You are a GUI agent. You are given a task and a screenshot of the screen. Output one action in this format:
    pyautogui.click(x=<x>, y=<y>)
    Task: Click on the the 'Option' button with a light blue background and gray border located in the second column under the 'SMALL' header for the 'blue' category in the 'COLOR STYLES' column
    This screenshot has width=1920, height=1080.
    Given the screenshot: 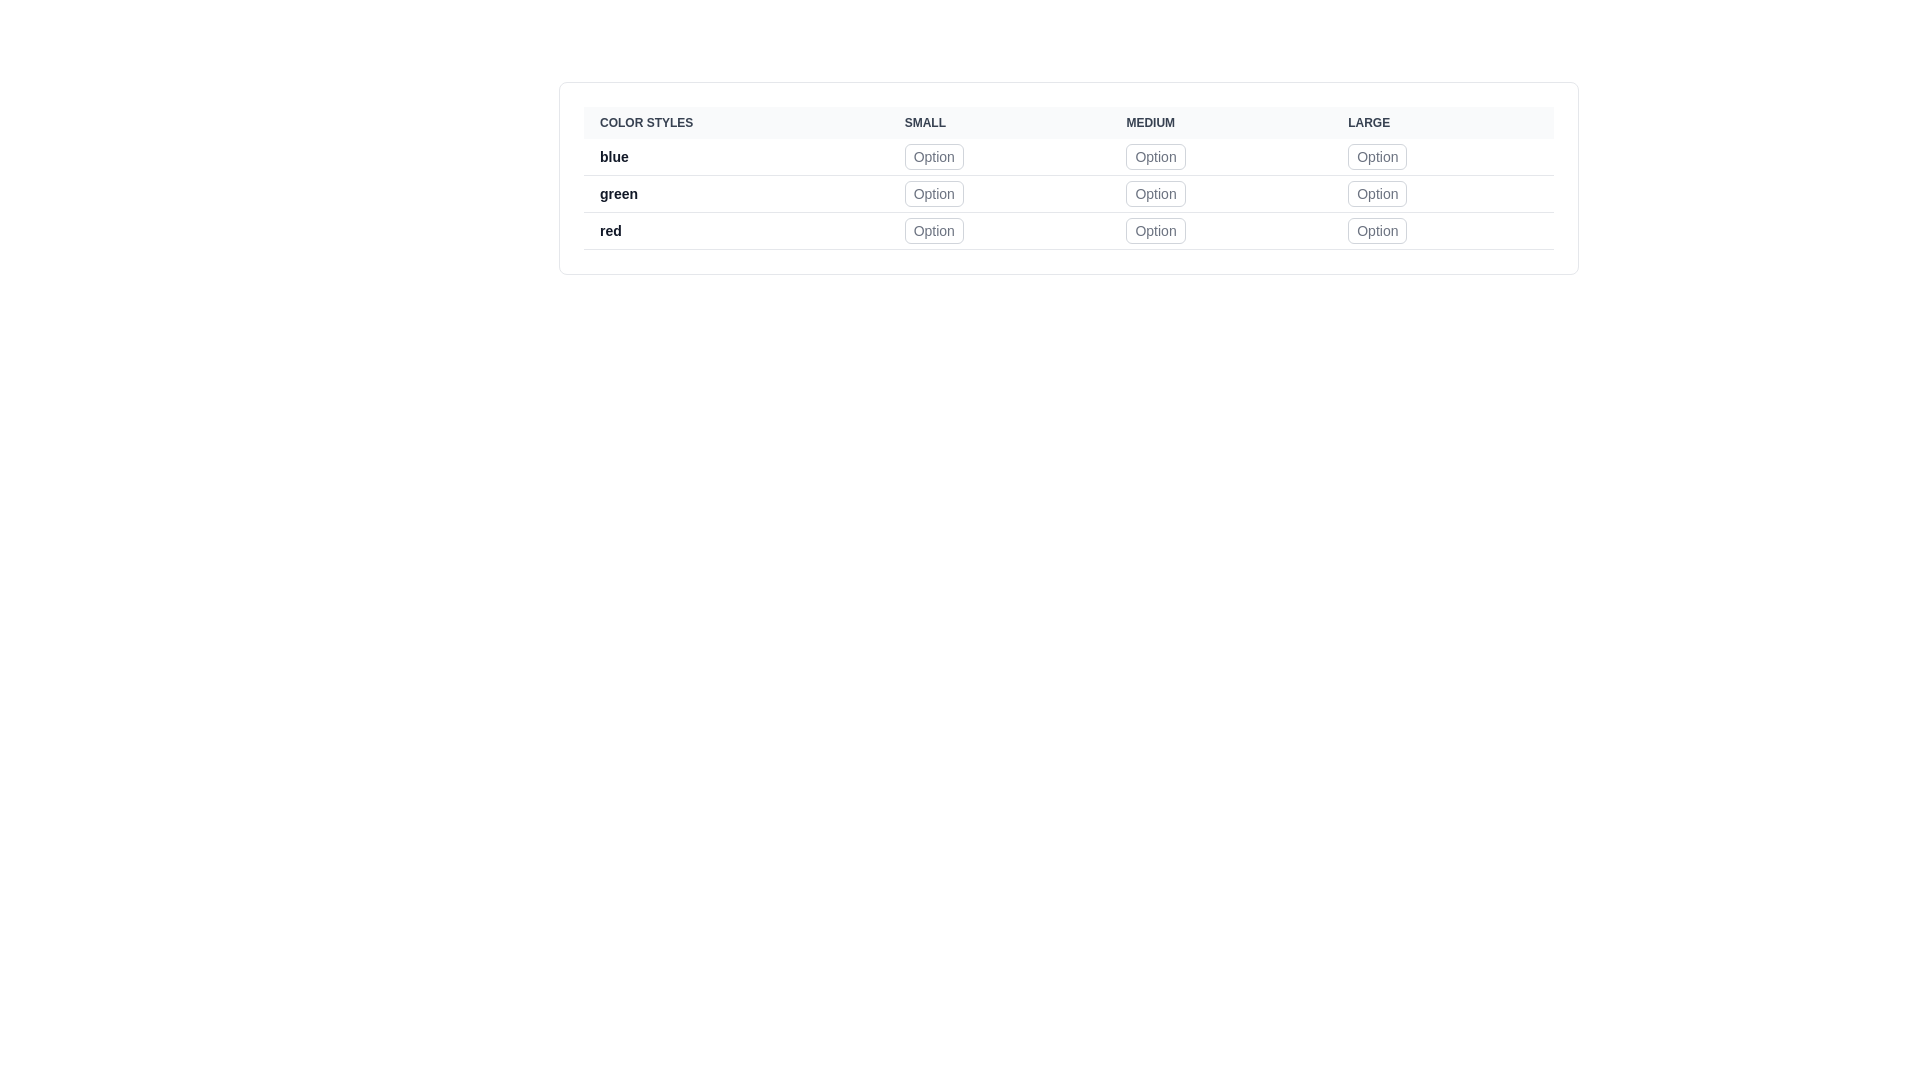 What is the action you would take?
    pyautogui.click(x=933, y=156)
    